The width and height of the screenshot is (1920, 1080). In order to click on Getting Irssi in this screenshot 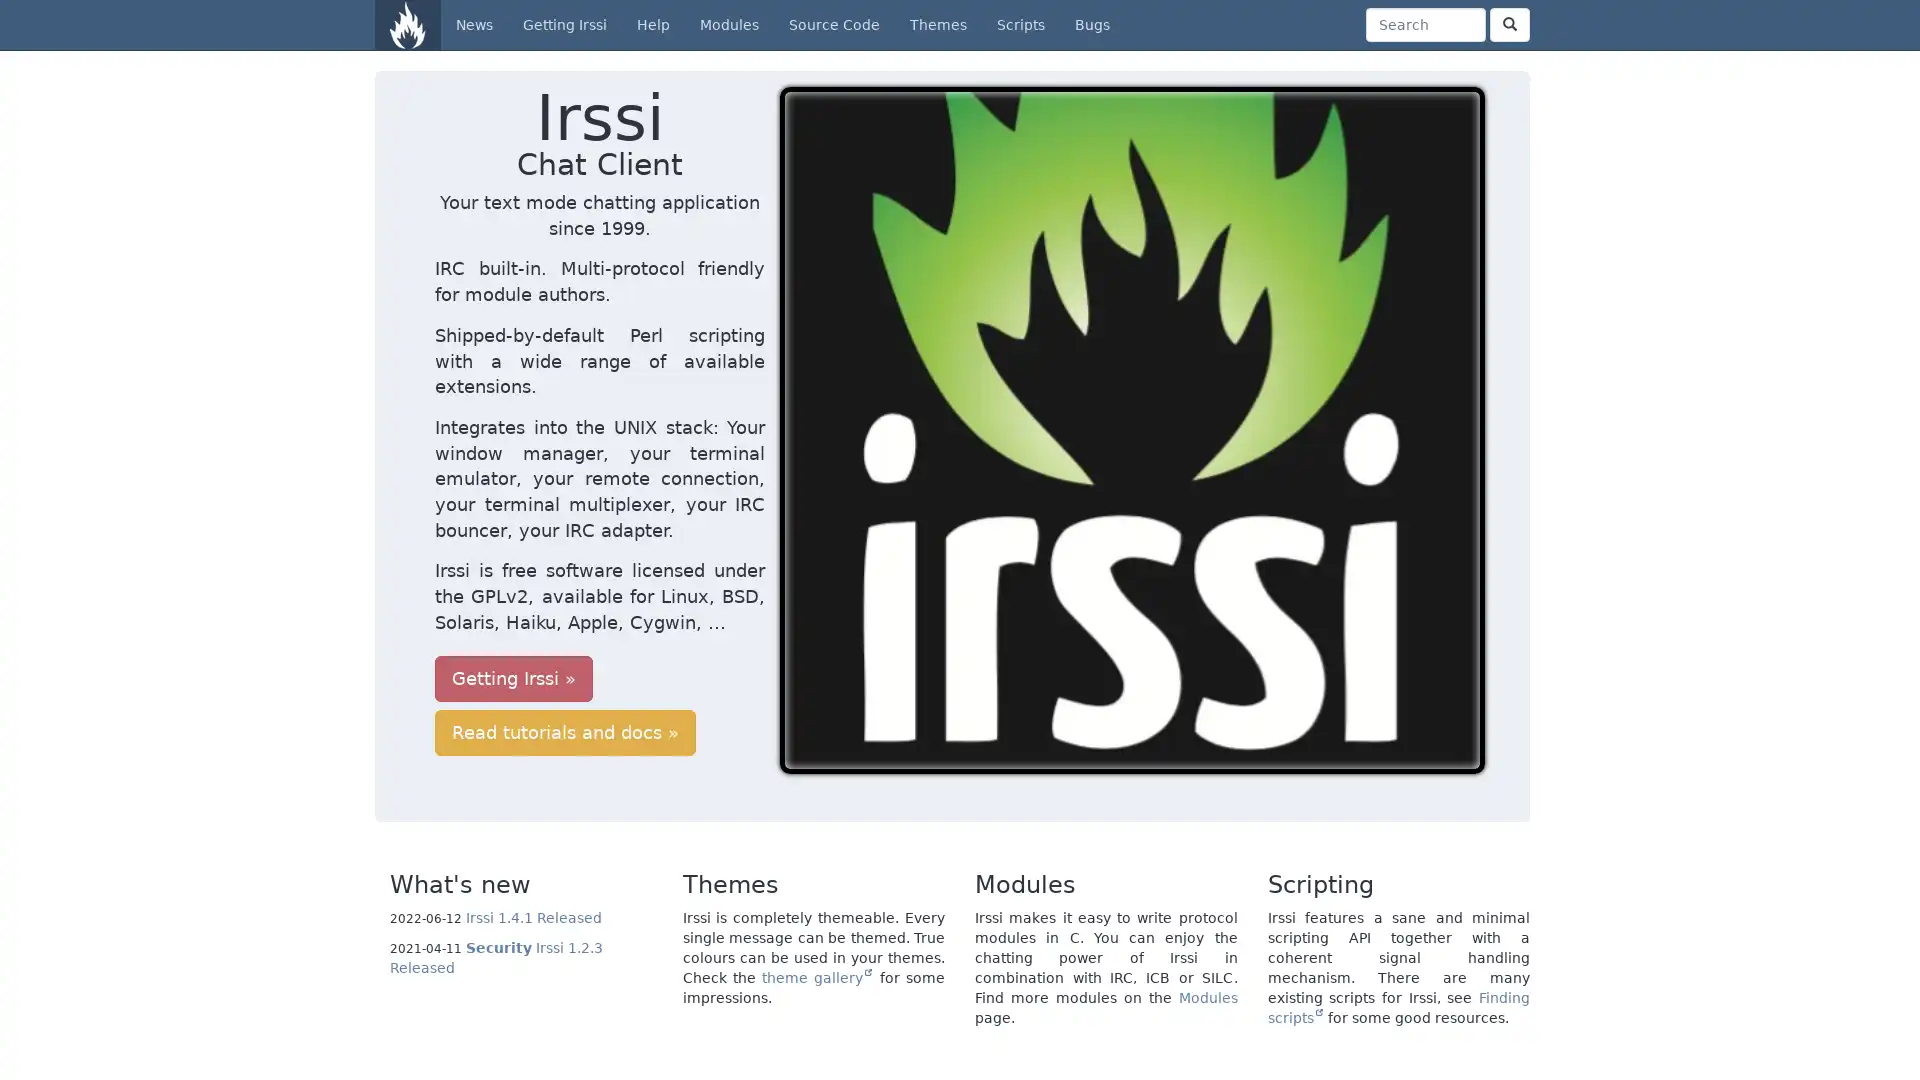, I will do `click(513, 574)`.